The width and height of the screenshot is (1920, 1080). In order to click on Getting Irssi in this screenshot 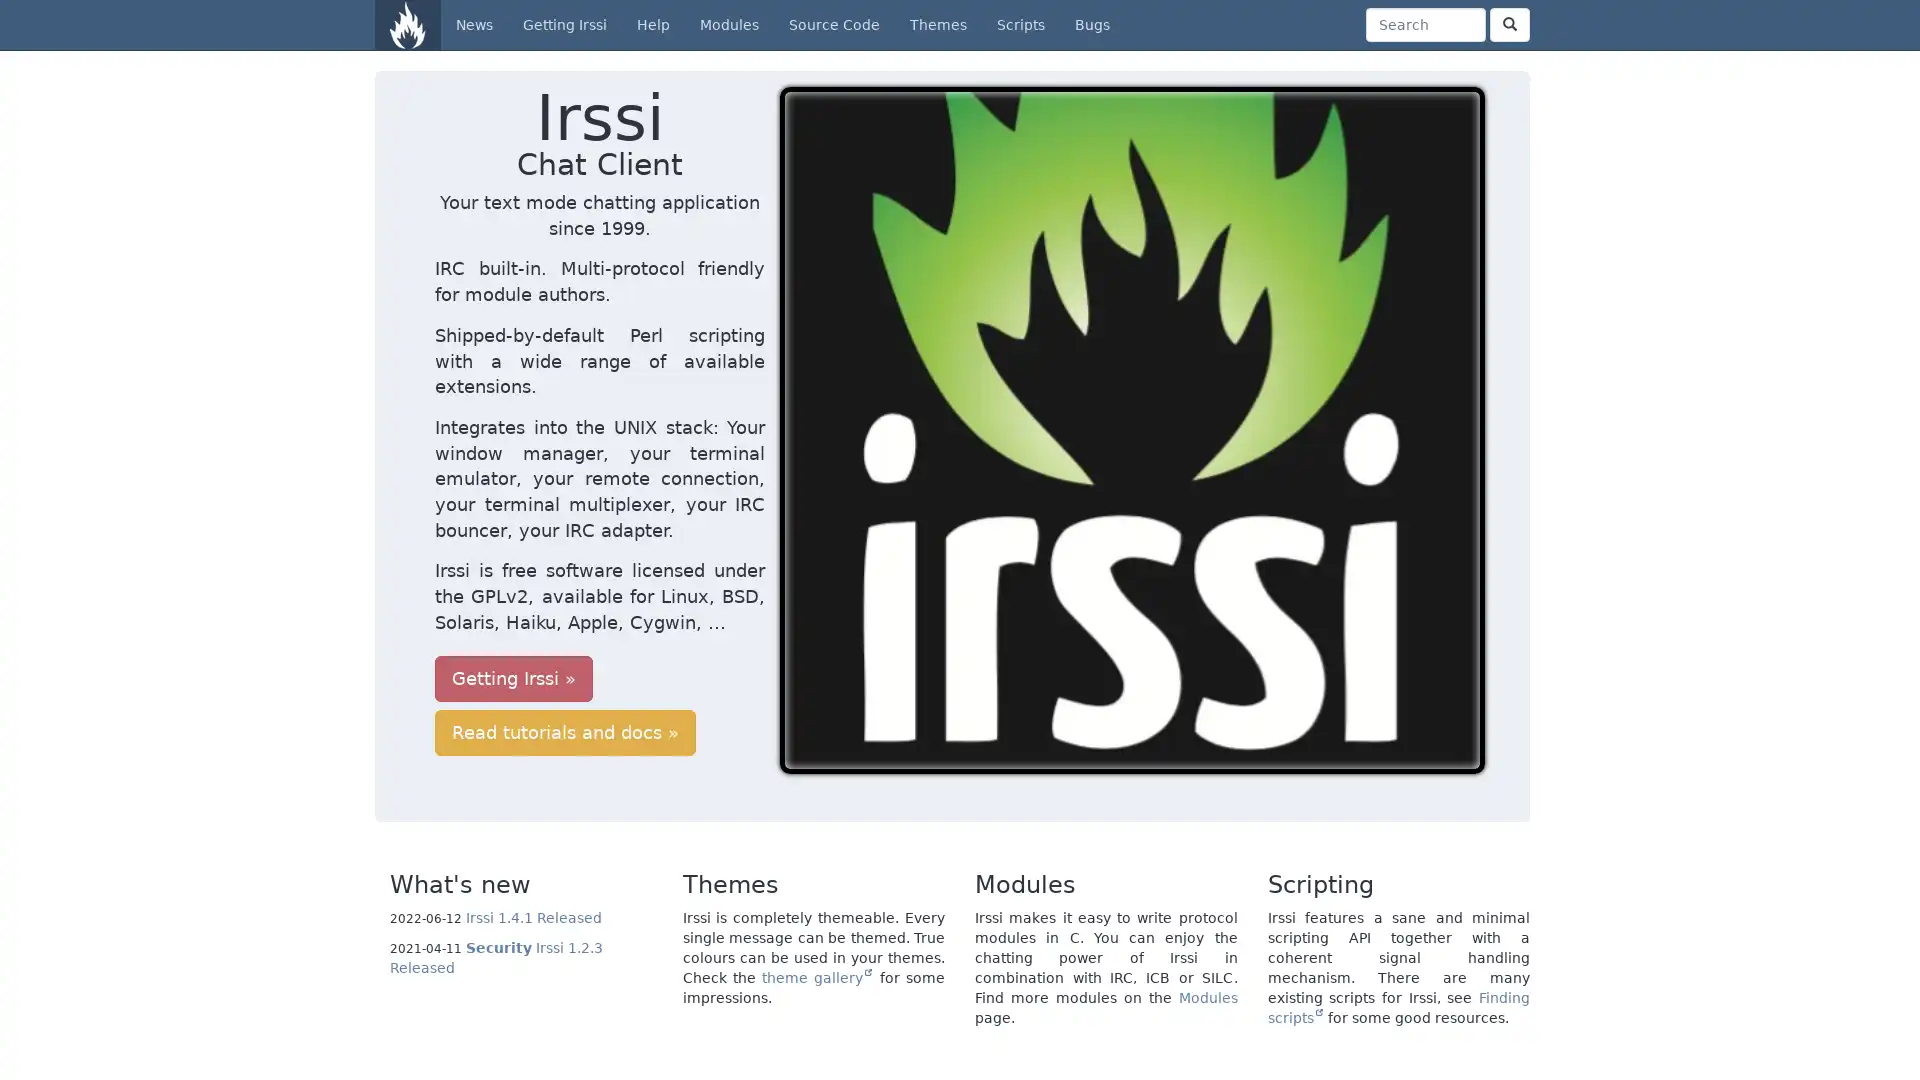, I will do `click(513, 574)`.